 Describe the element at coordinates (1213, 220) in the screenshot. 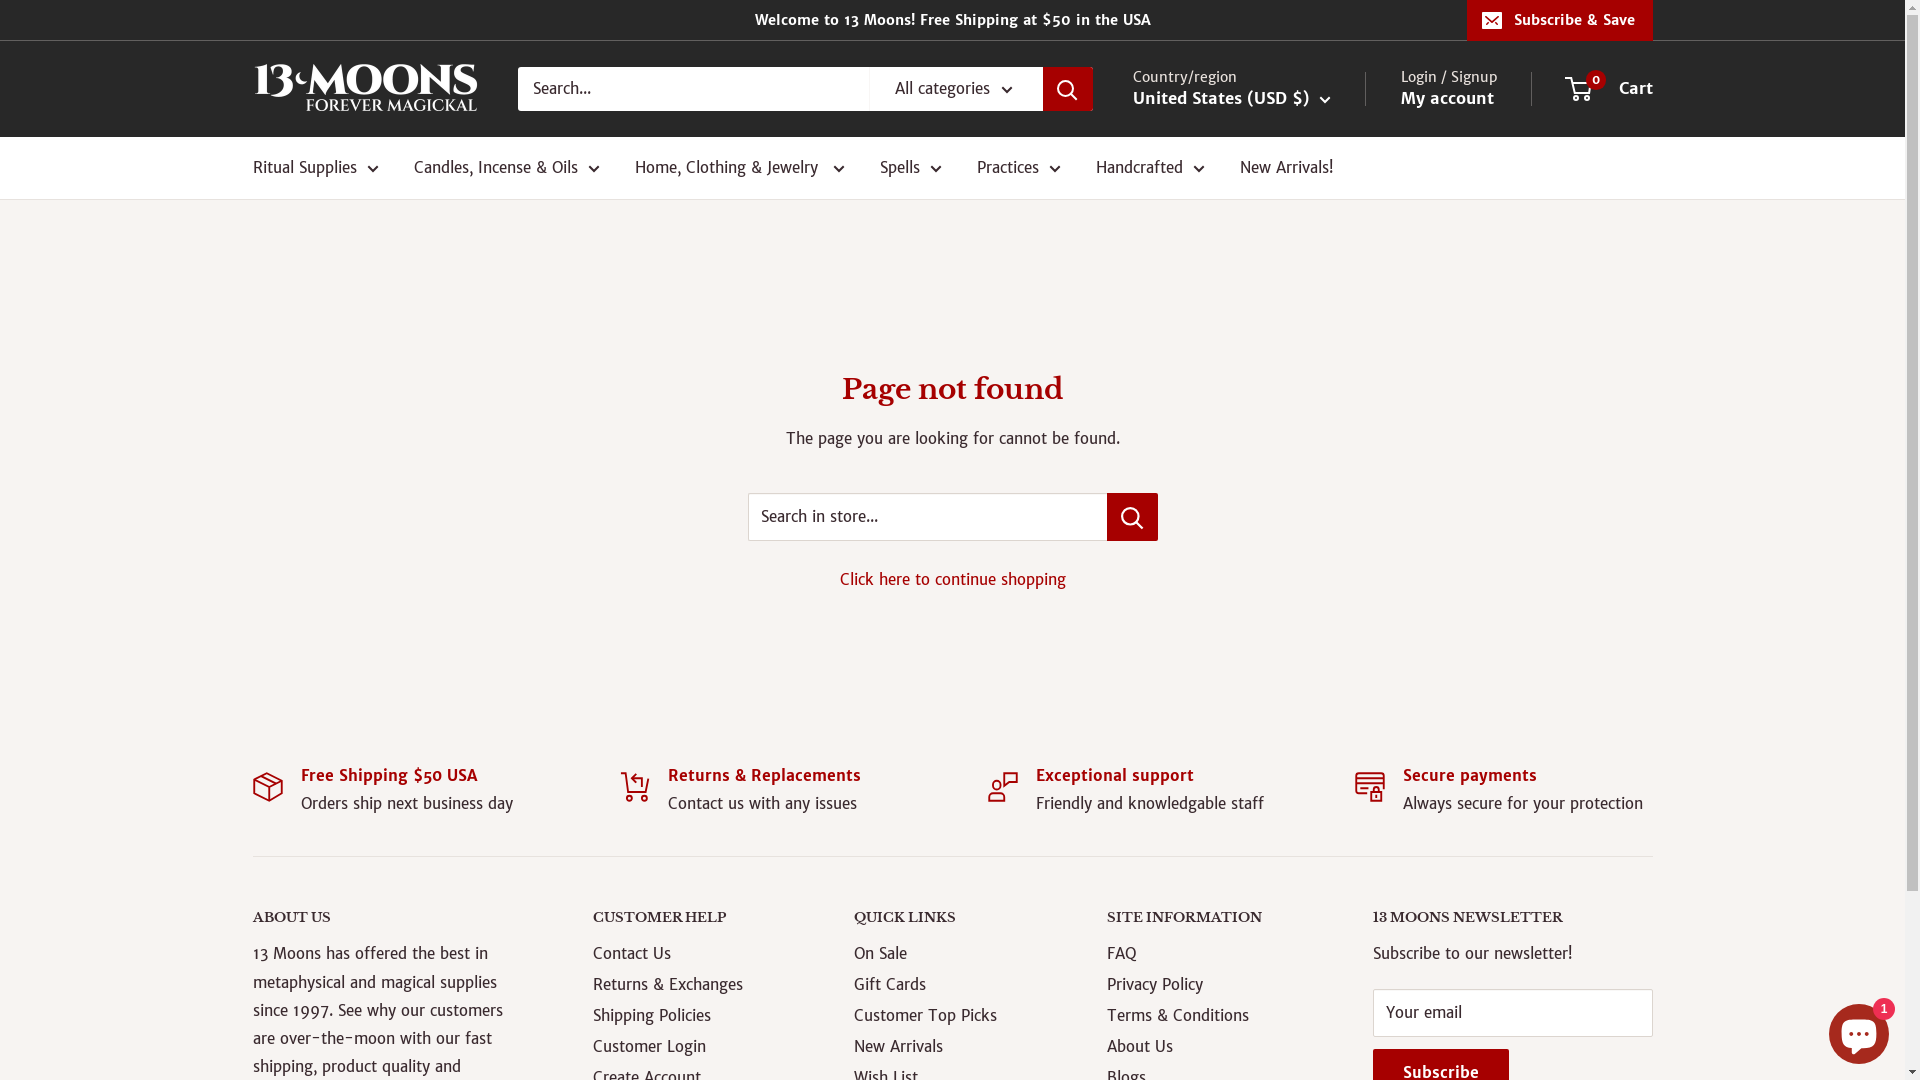

I see `'CA'` at that location.